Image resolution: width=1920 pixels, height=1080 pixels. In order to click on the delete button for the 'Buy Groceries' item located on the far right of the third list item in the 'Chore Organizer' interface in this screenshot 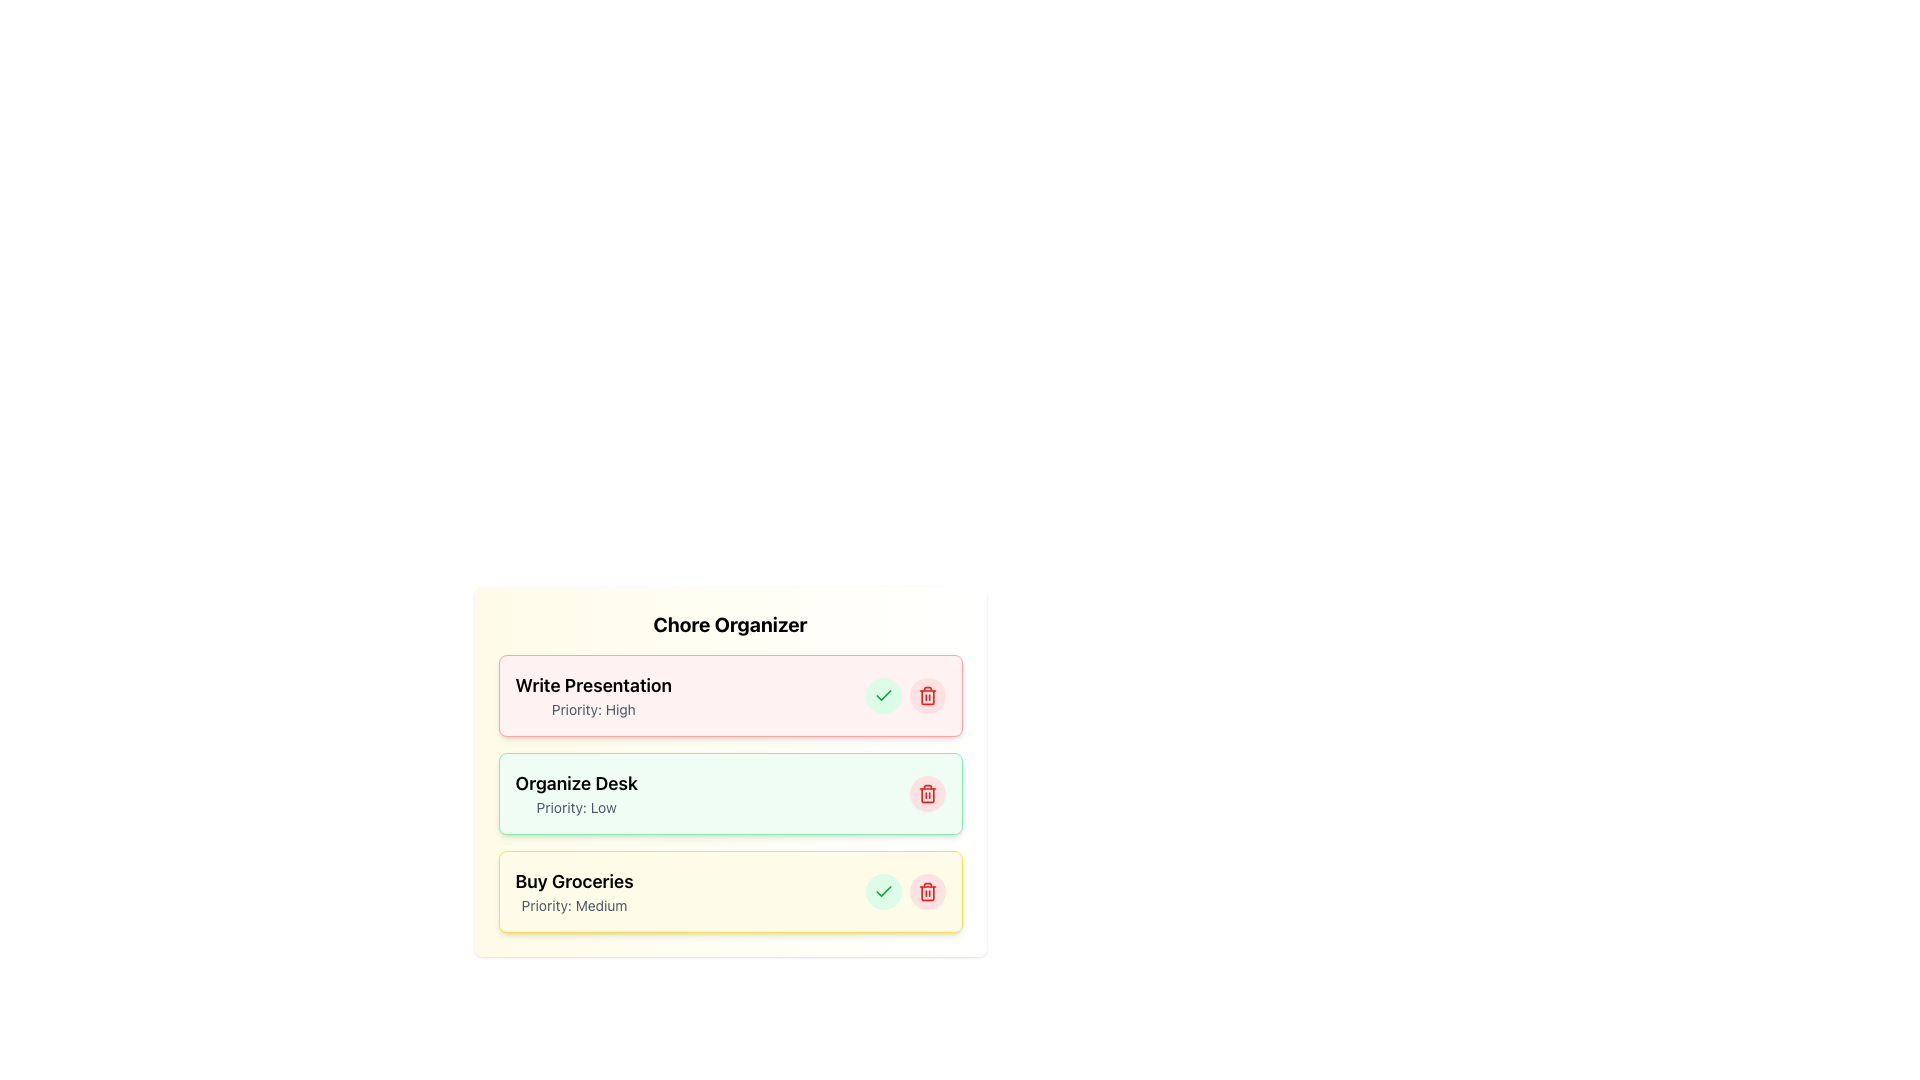, I will do `click(926, 890)`.